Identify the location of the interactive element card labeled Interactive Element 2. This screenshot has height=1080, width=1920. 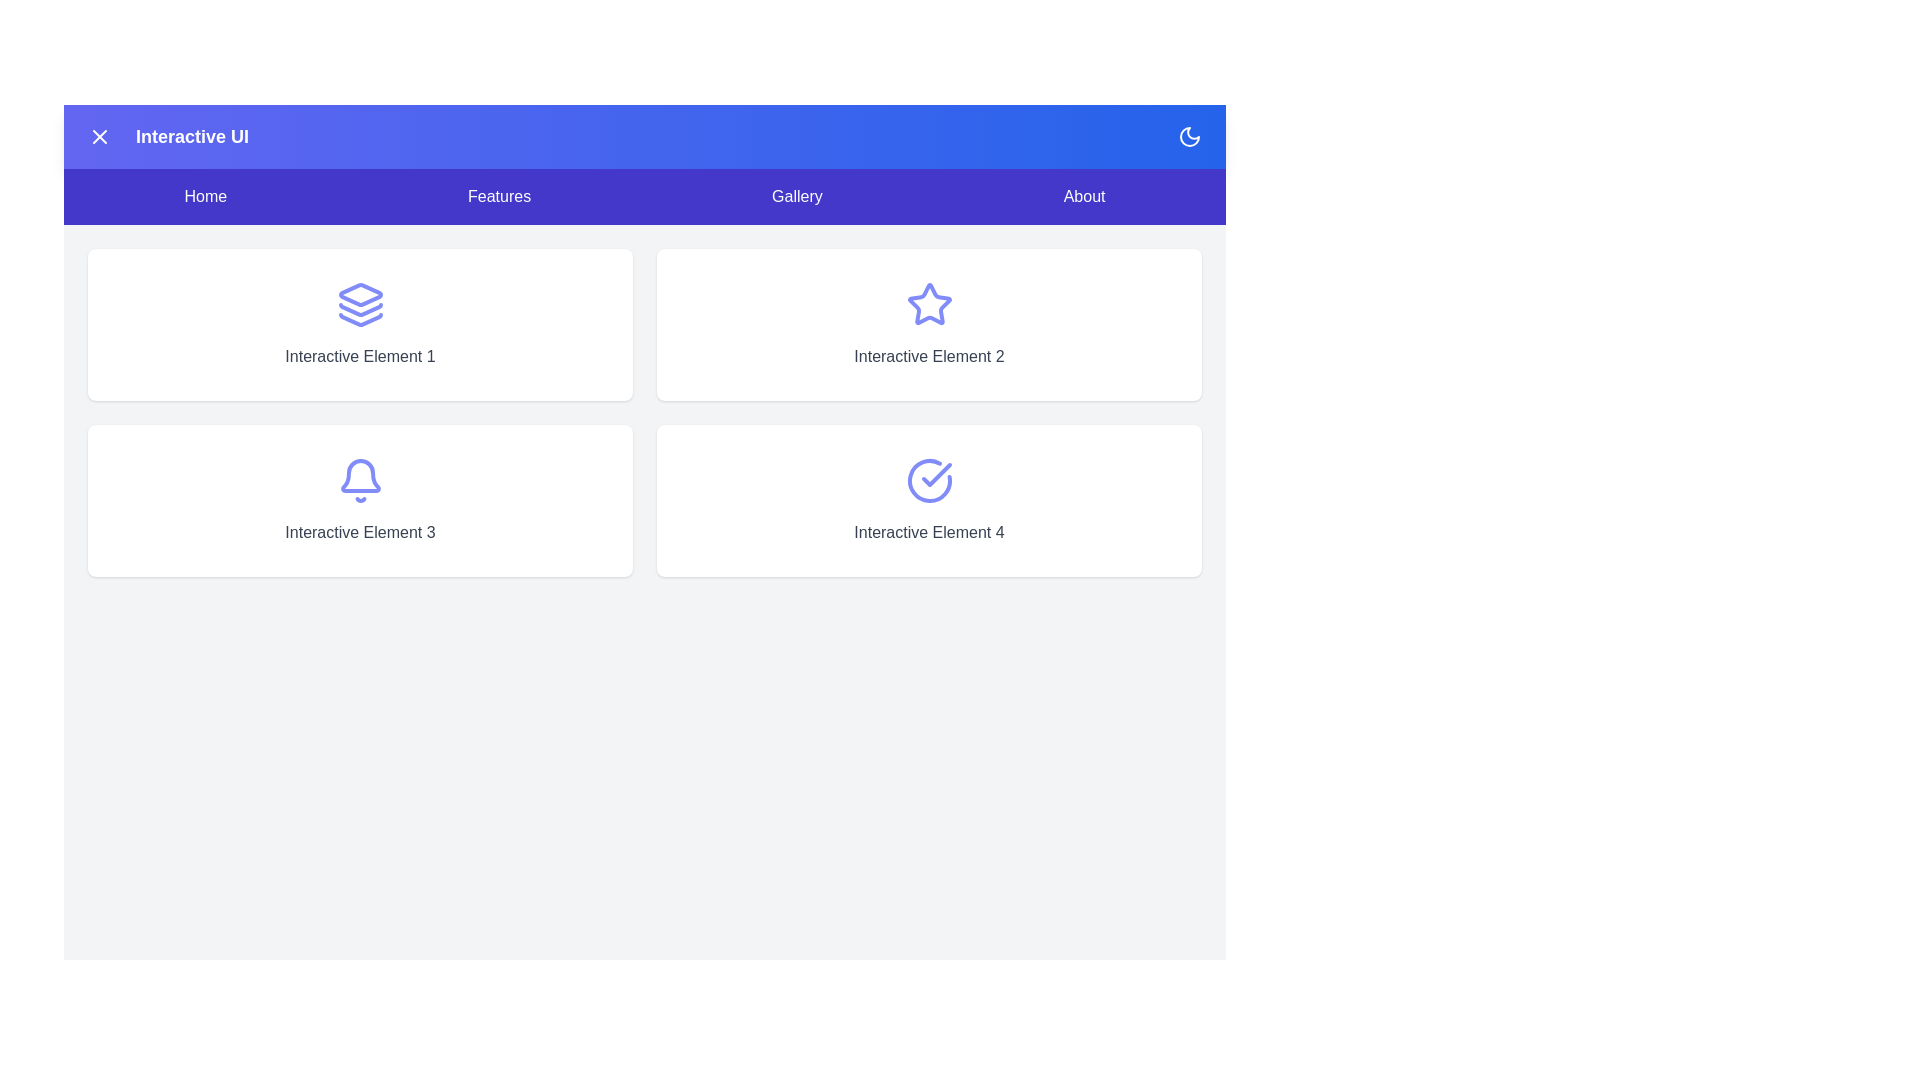
(928, 323).